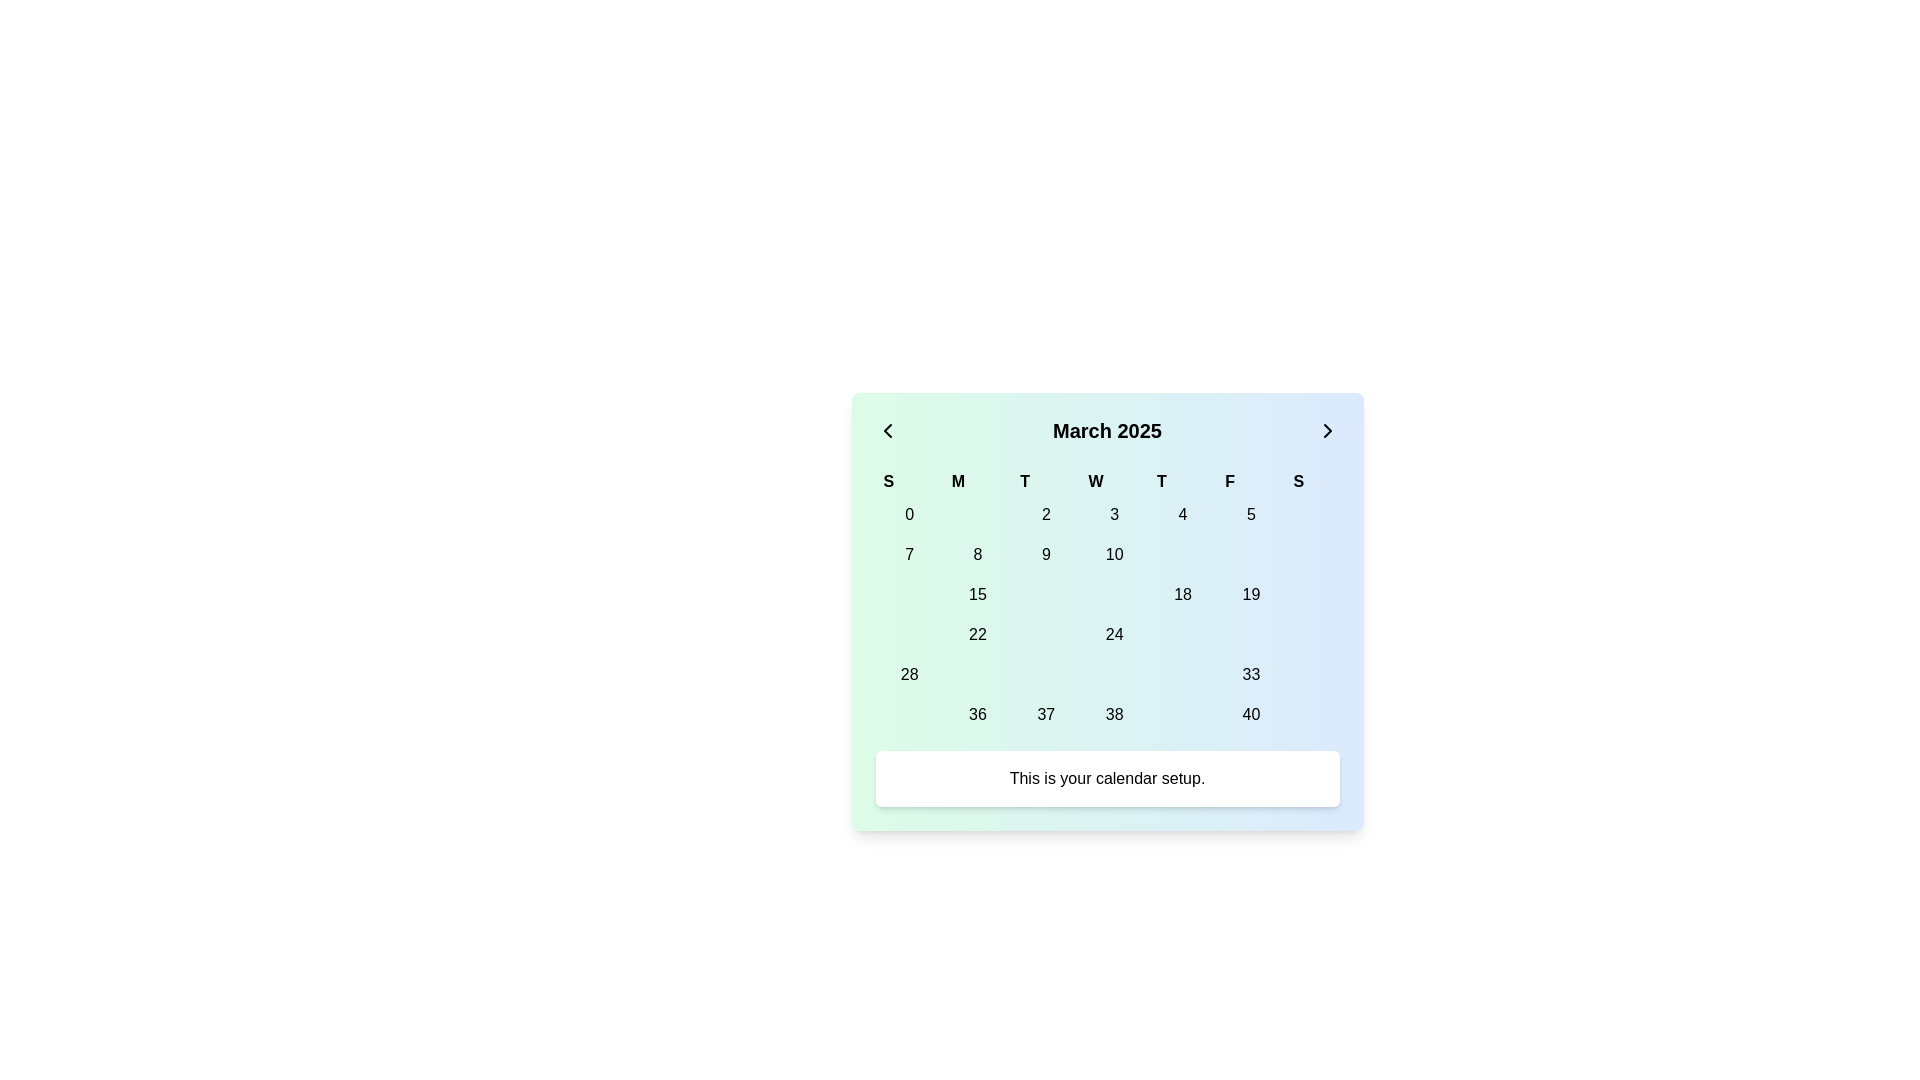 The width and height of the screenshot is (1920, 1080). Describe the element at coordinates (1183, 514) in the screenshot. I see `the numeric label displaying '4', which is styled in a sans-serif font and positioned under the 'T' column in the calendar layout` at that location.